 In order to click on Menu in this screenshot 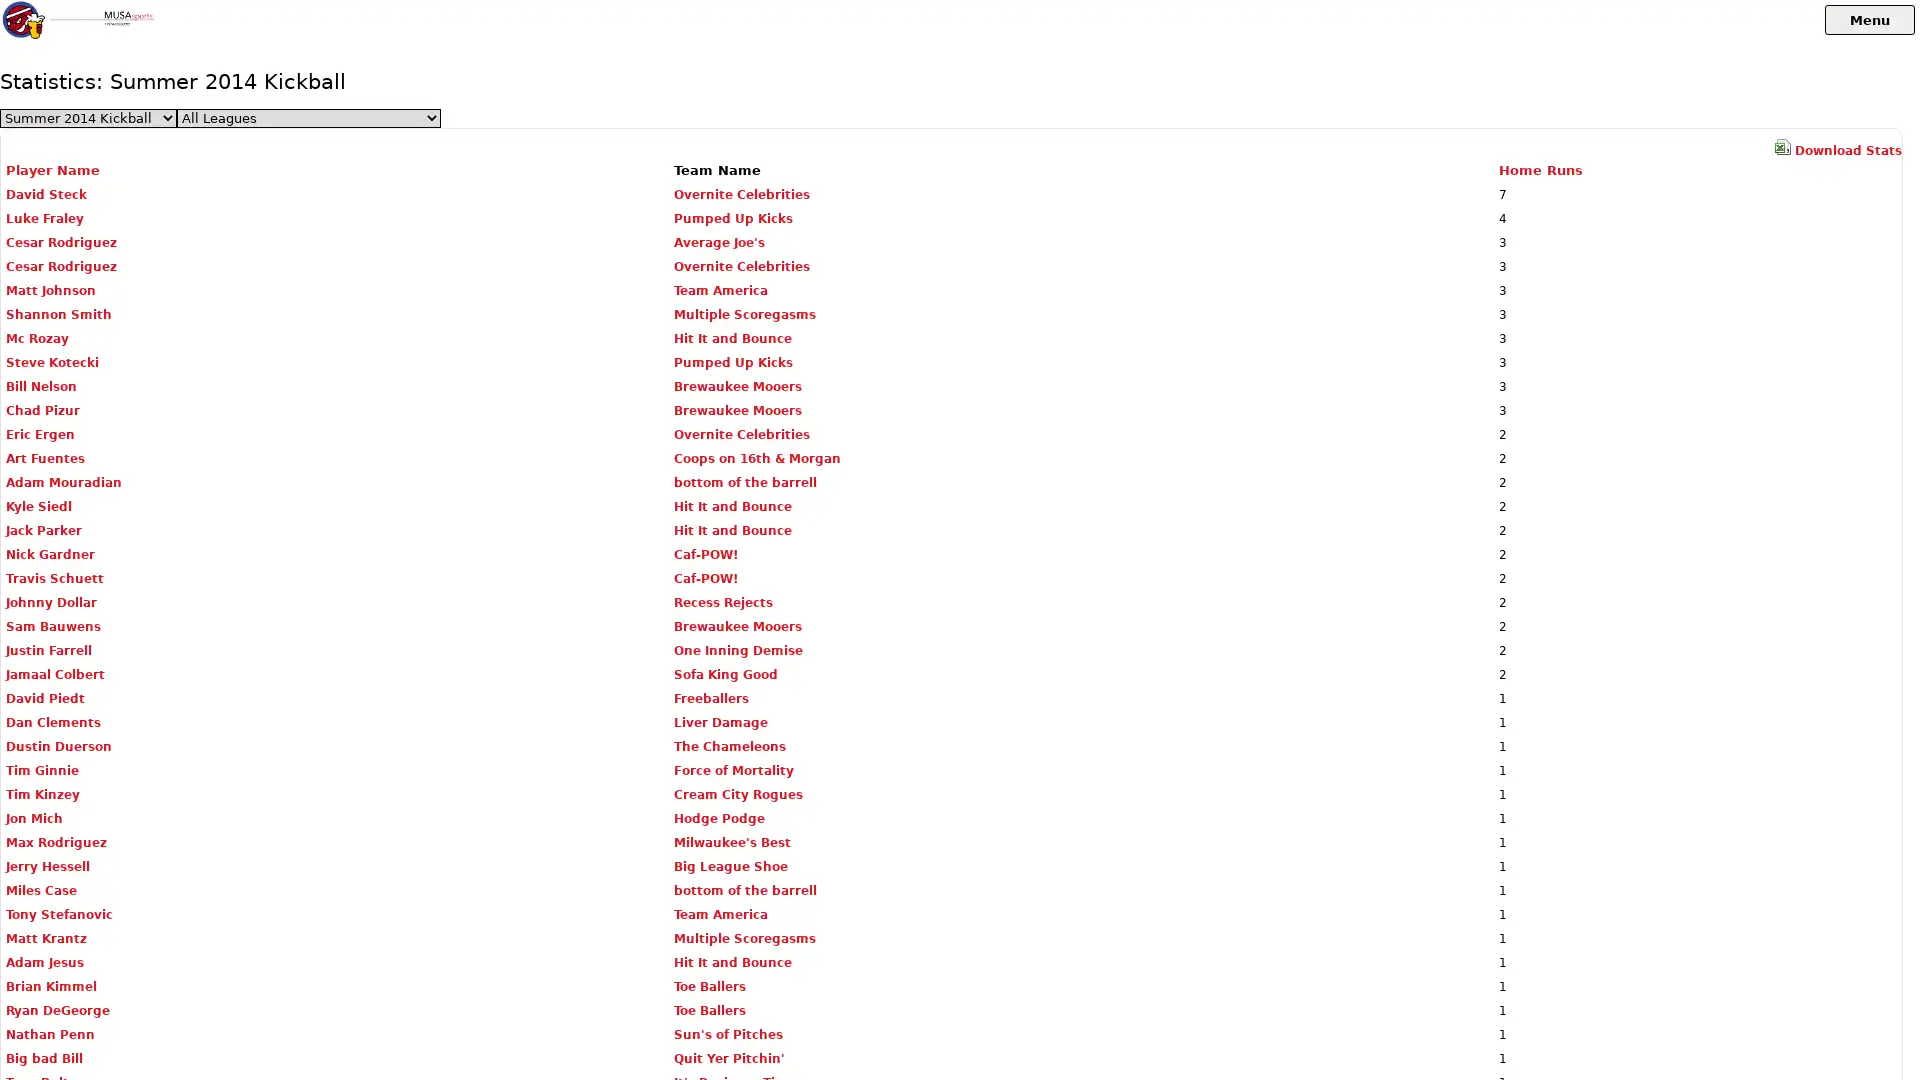, I will do `click(1869, 19)`.